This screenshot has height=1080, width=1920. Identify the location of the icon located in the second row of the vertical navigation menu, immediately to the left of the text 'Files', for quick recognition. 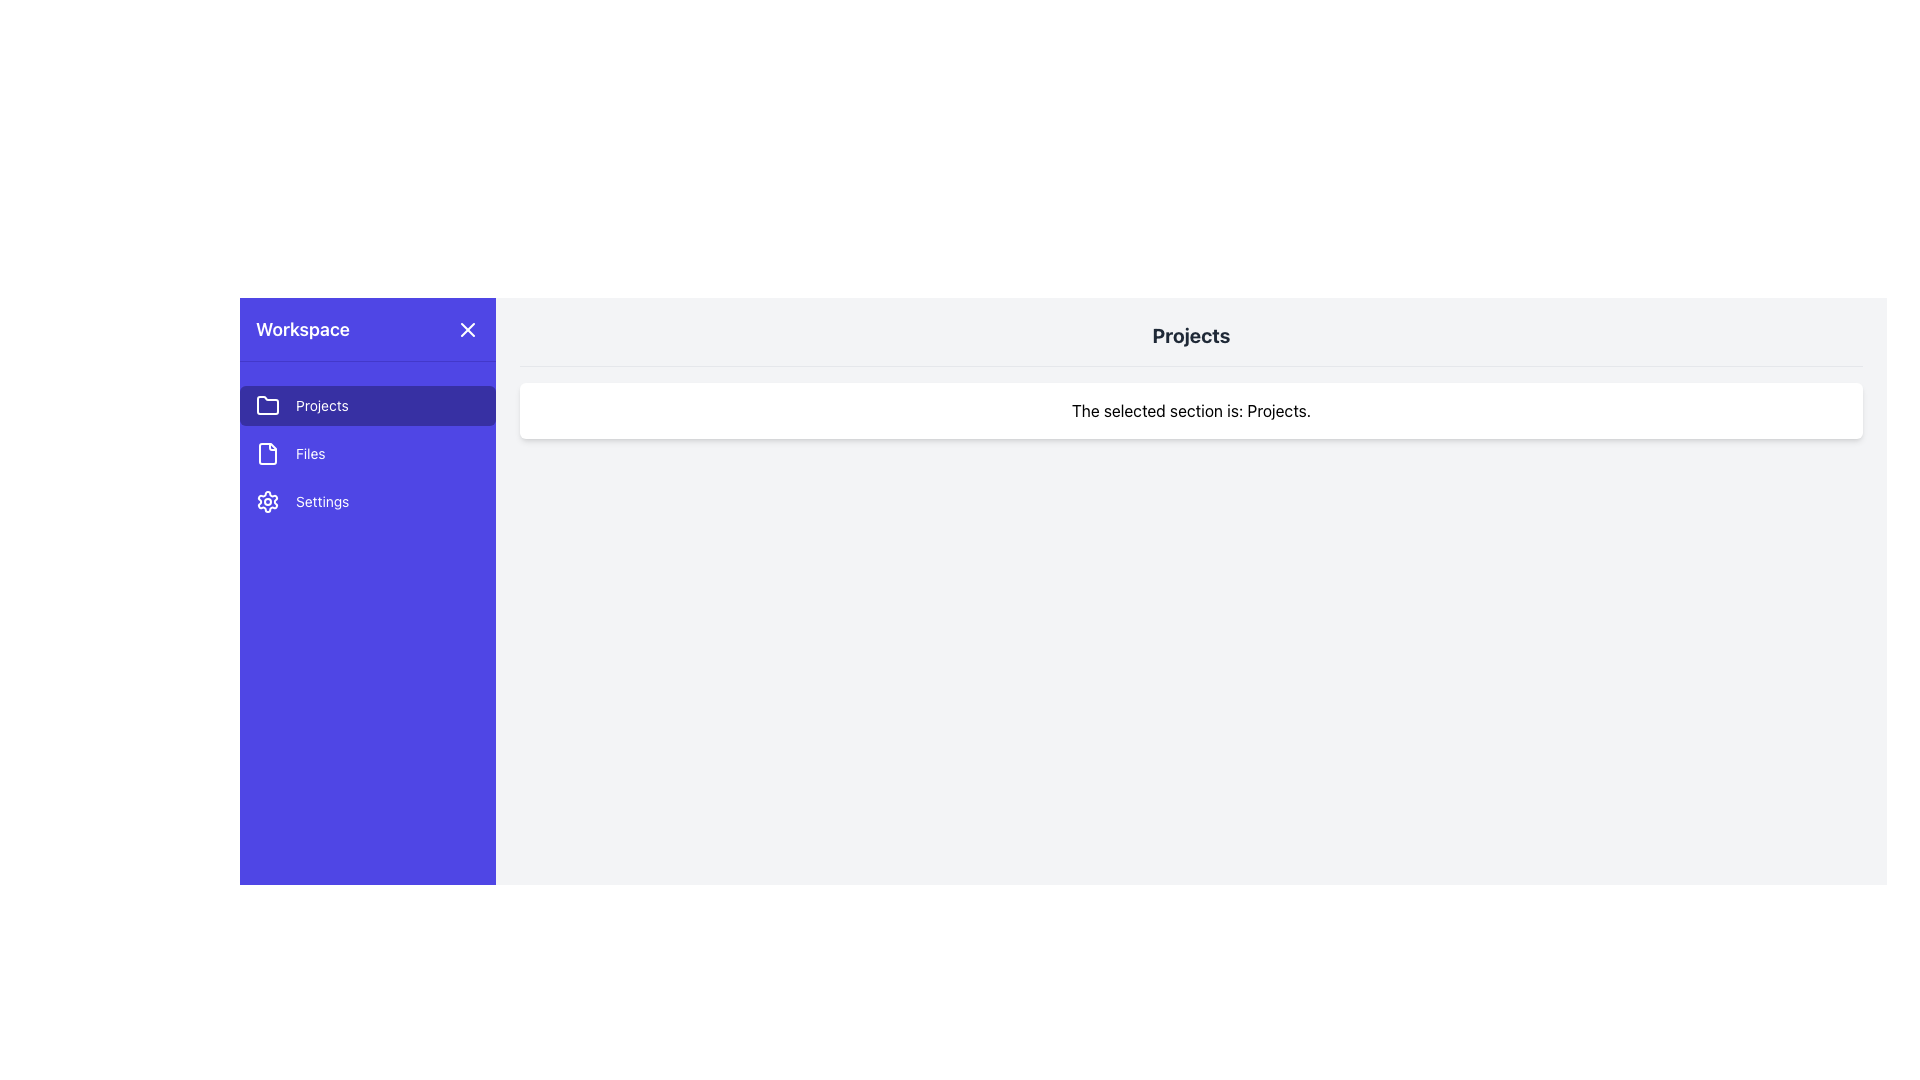
(267, 454).